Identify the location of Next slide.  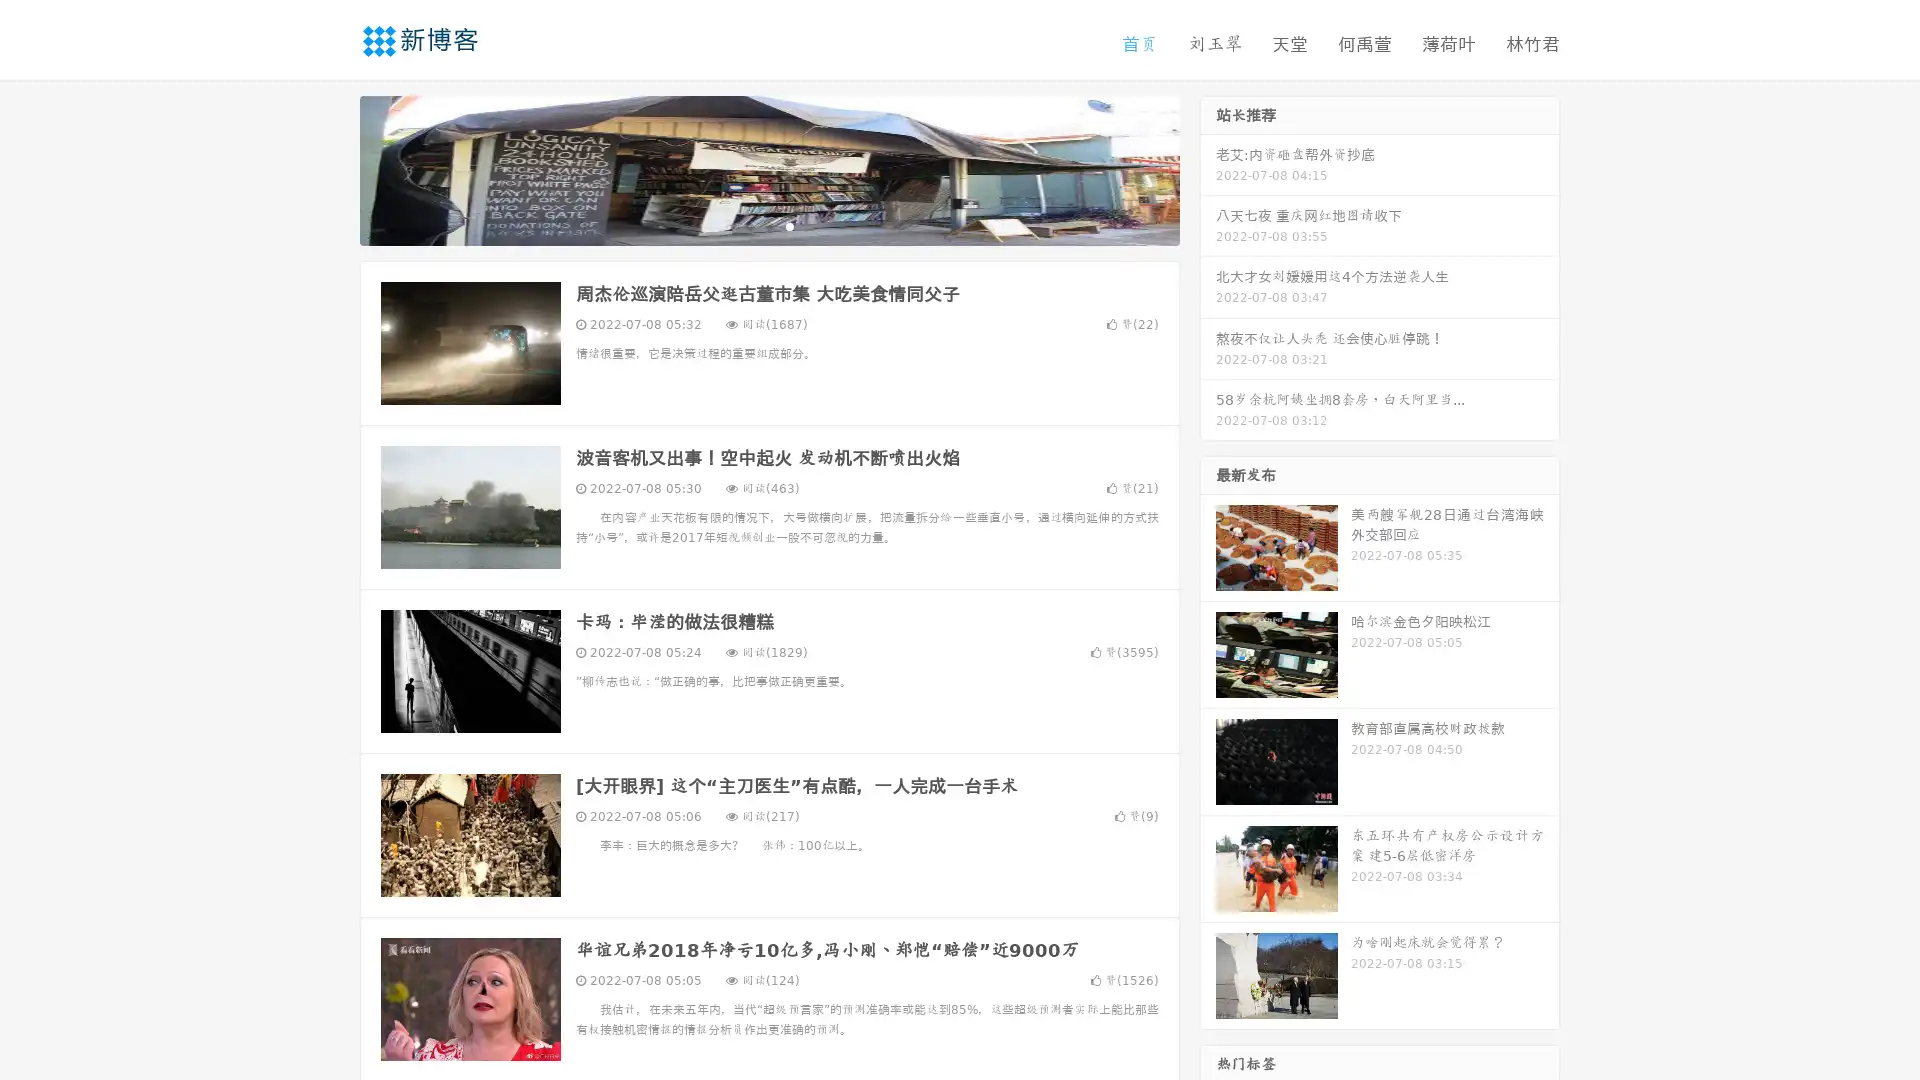
(1208, 168).